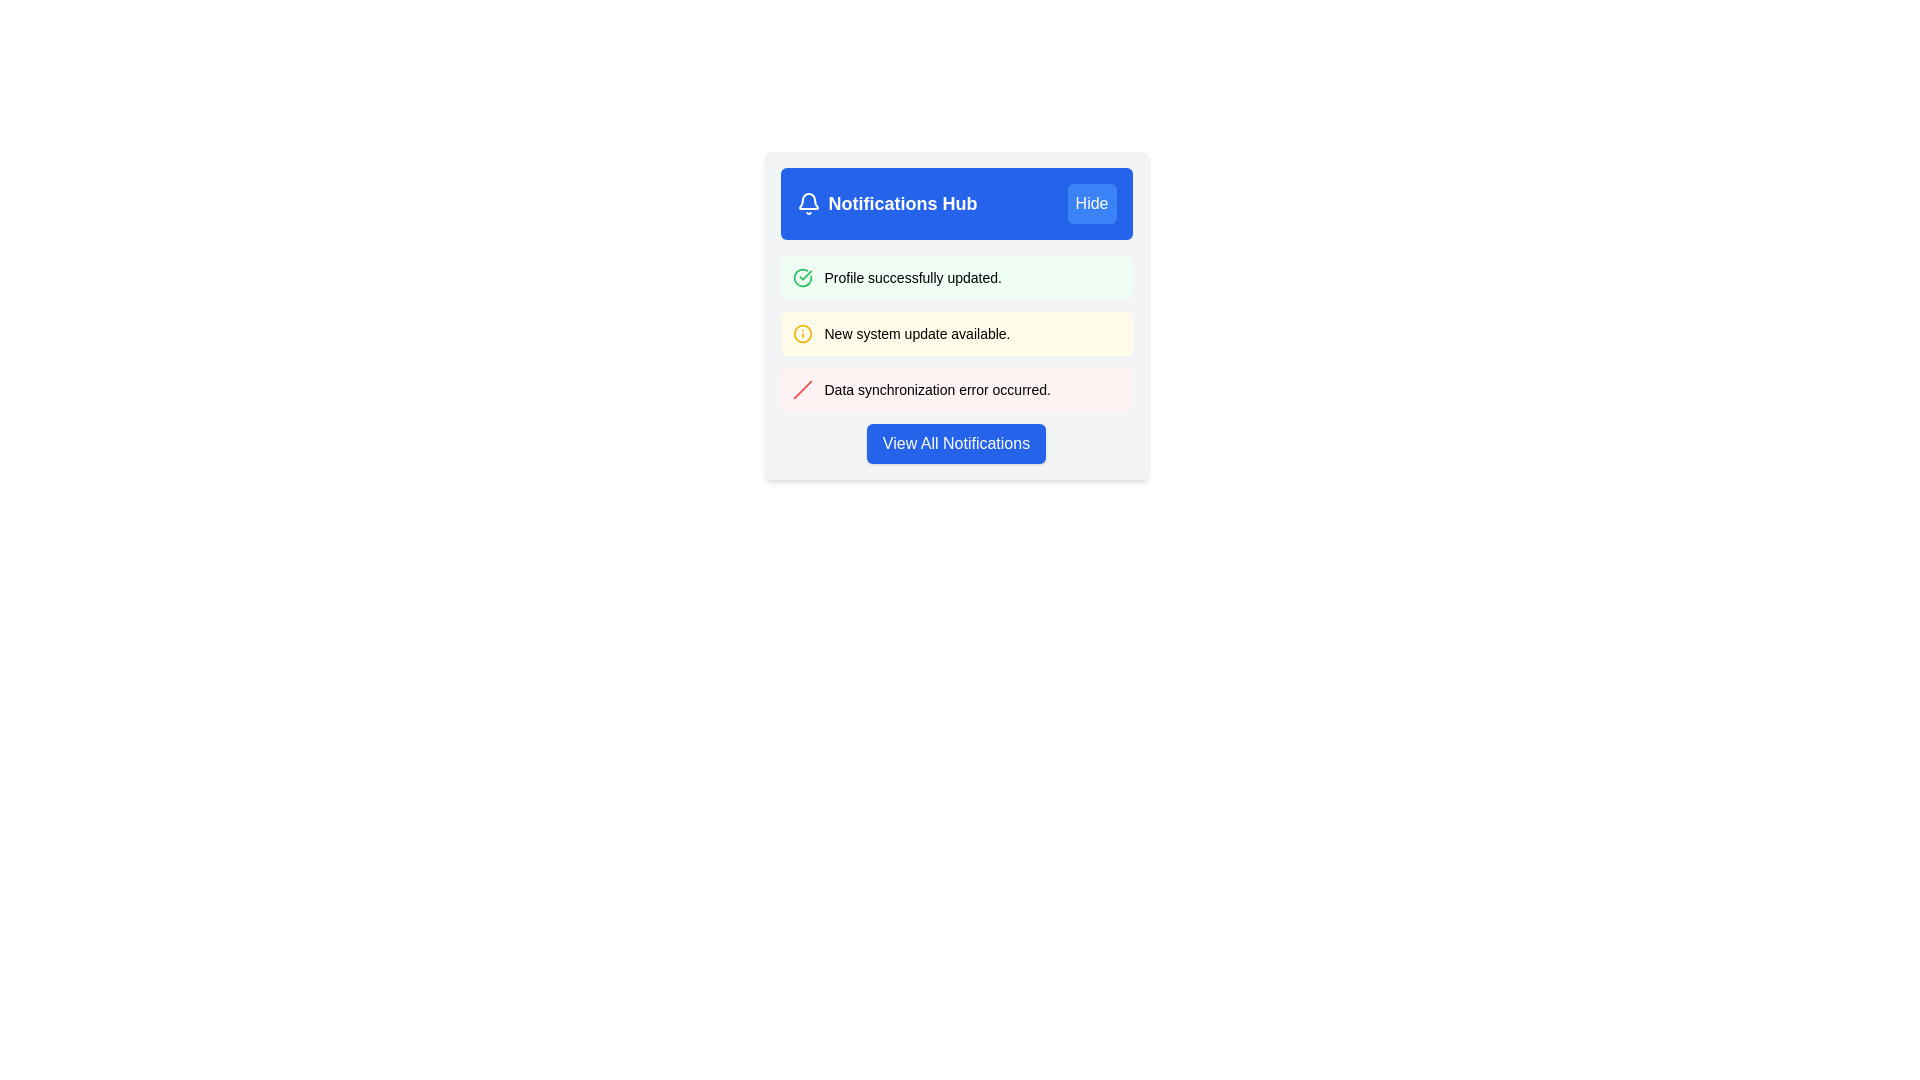 This screenshot has width=1920, height=1080. What do you see at coordinates (808, 201) in the screenshot?
I see `the bell icon located near the top-left corner of the blue header section in the notification panel, positioned below the icon's circular top cap` at bounding box center [808, 201].